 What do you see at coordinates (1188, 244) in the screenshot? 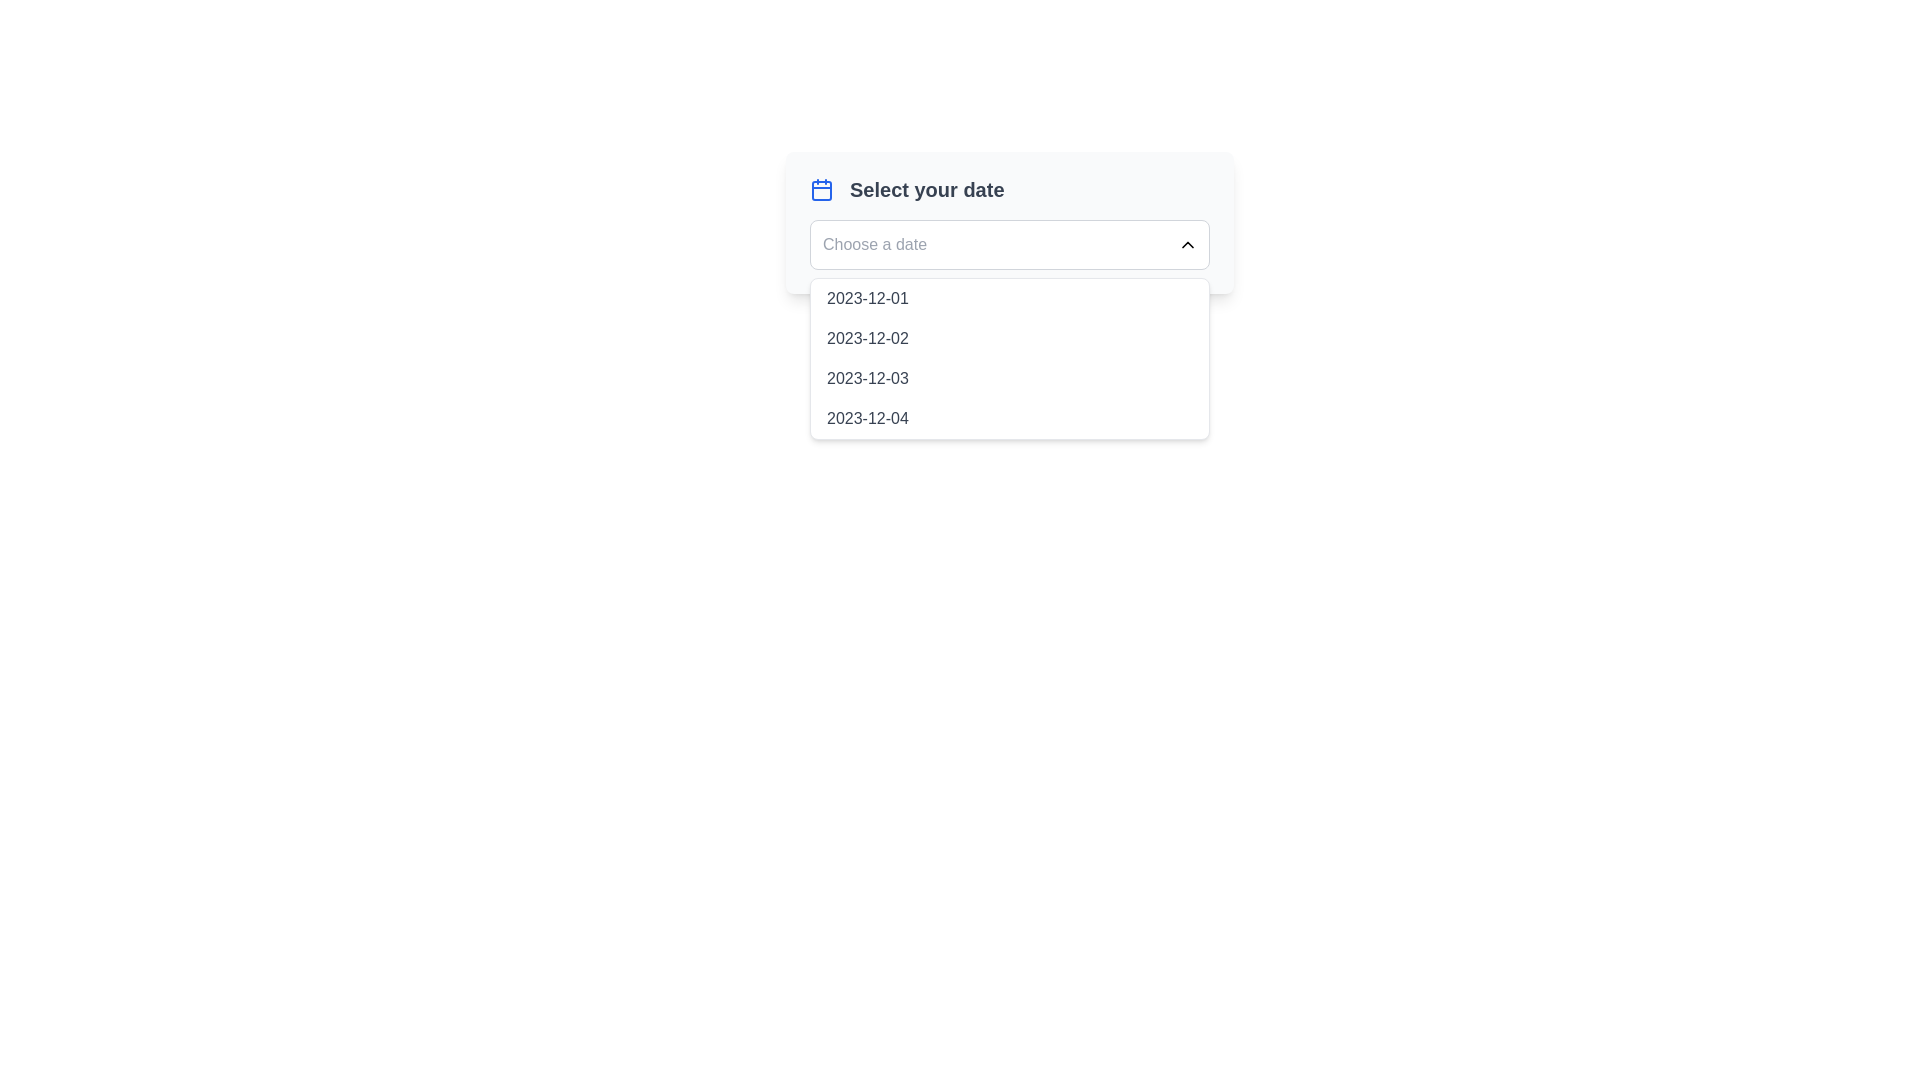
I see `the arrow icon located at the far right of the date picker input field` at bounding box center [1188, 244].